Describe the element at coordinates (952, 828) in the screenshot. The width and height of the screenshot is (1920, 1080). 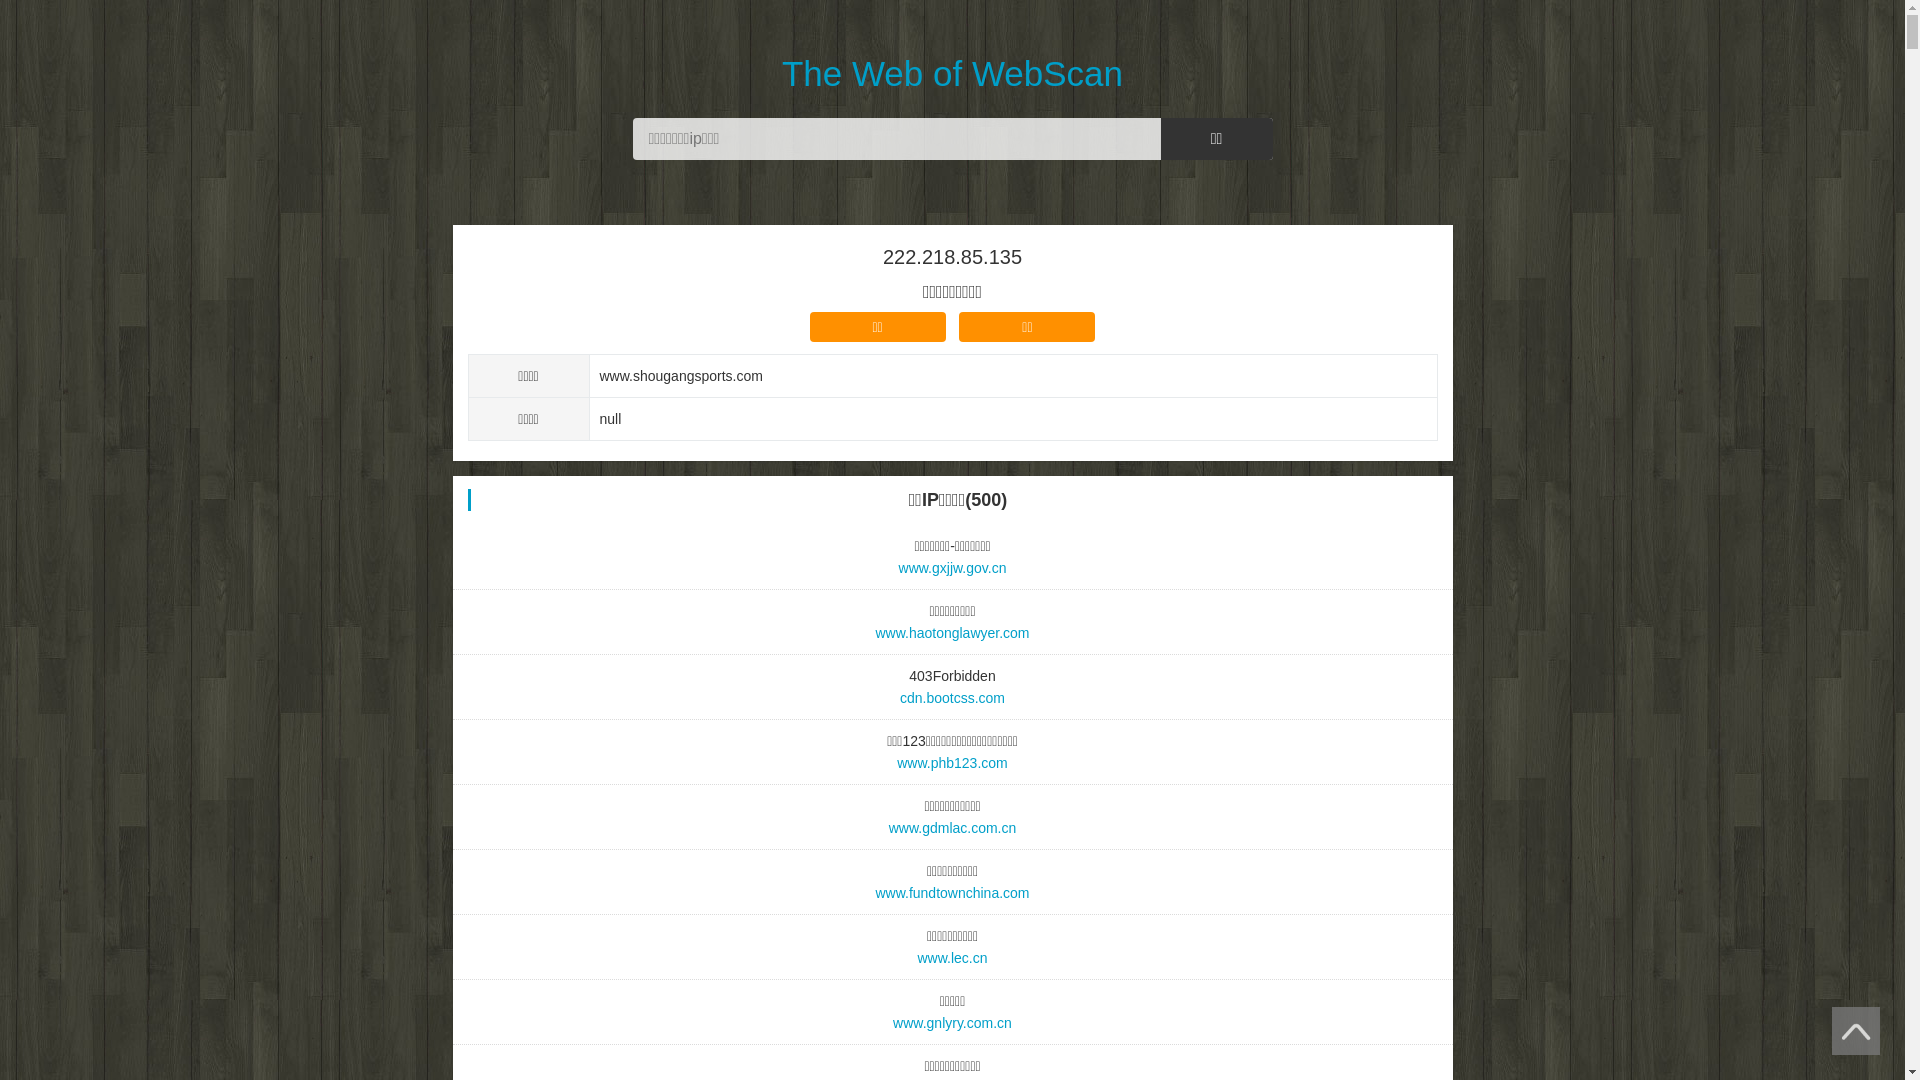
I see `'www.gdmlac.com.cn'` at that location.